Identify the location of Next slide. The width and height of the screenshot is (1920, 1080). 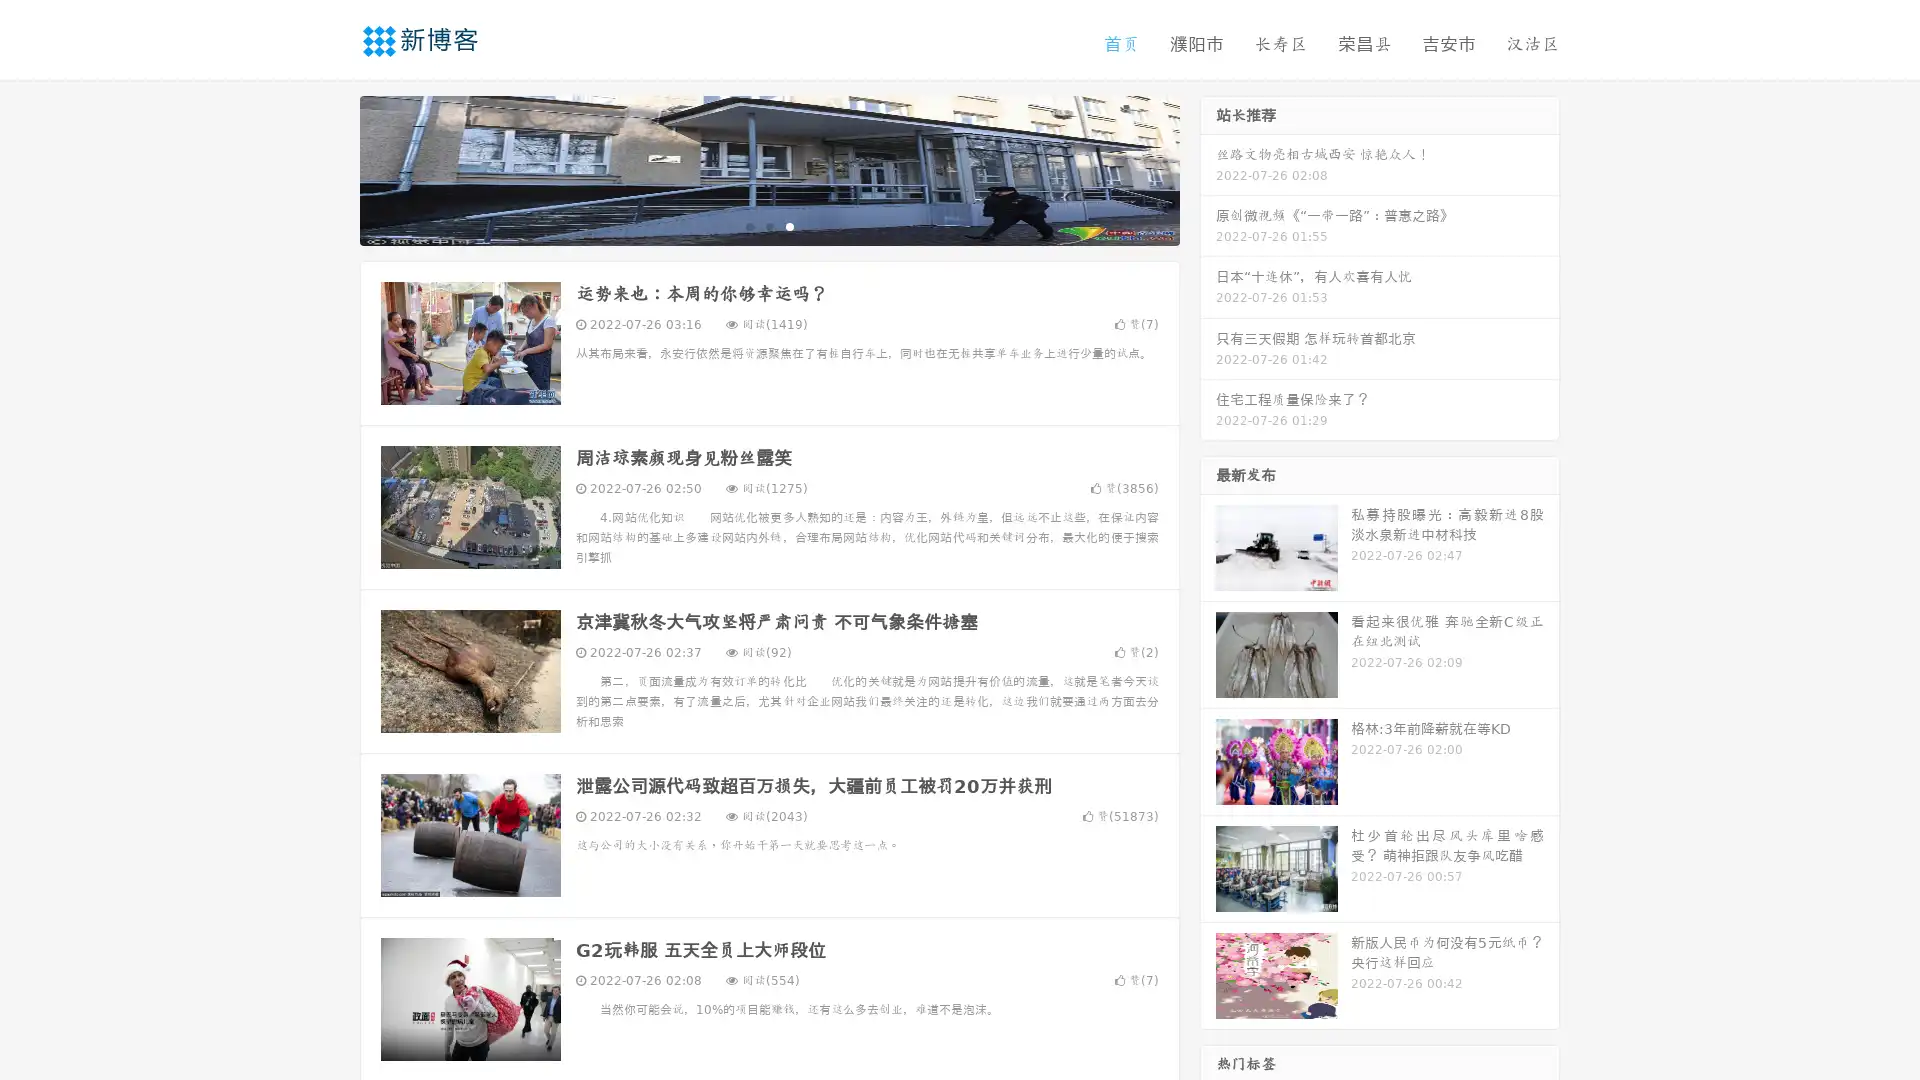
(1208, 168).